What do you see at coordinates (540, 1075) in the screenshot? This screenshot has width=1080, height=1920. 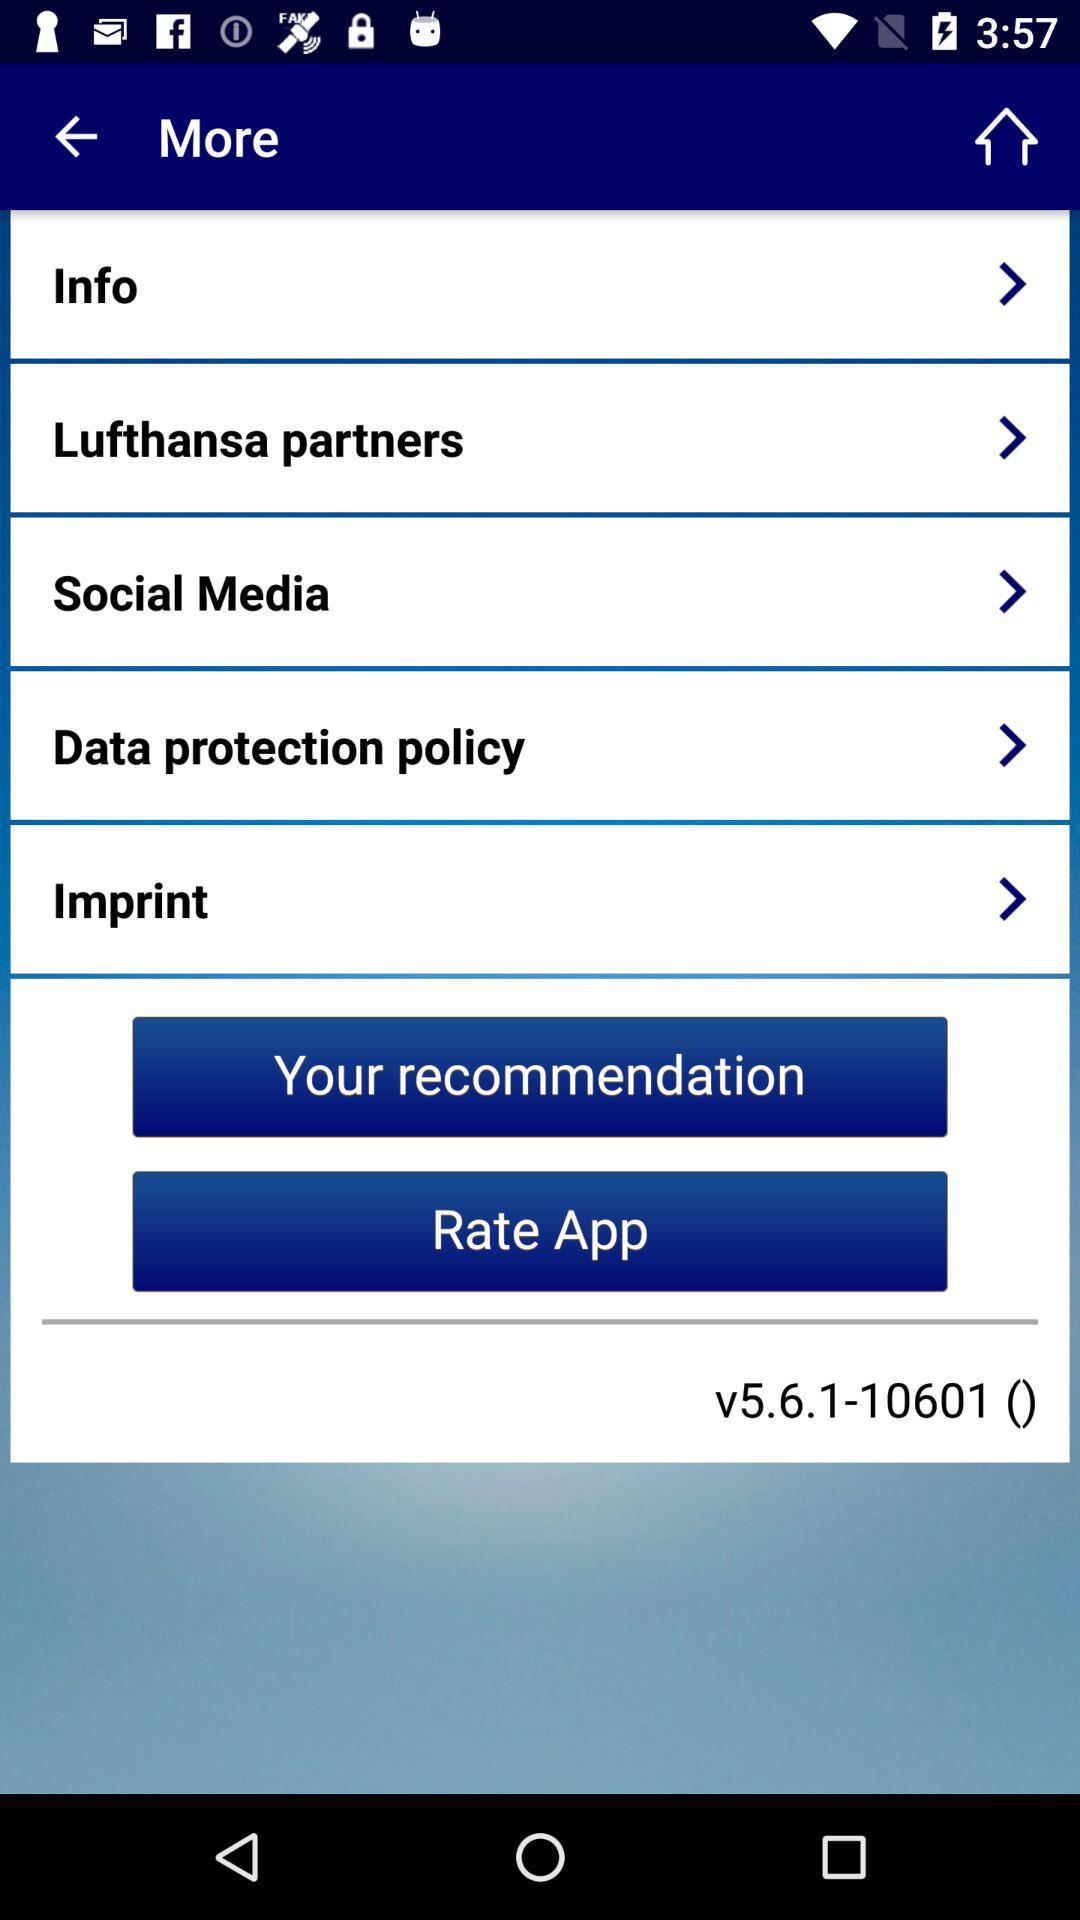 I see `item above the rate app icon` at bounding box center [540, 1075].